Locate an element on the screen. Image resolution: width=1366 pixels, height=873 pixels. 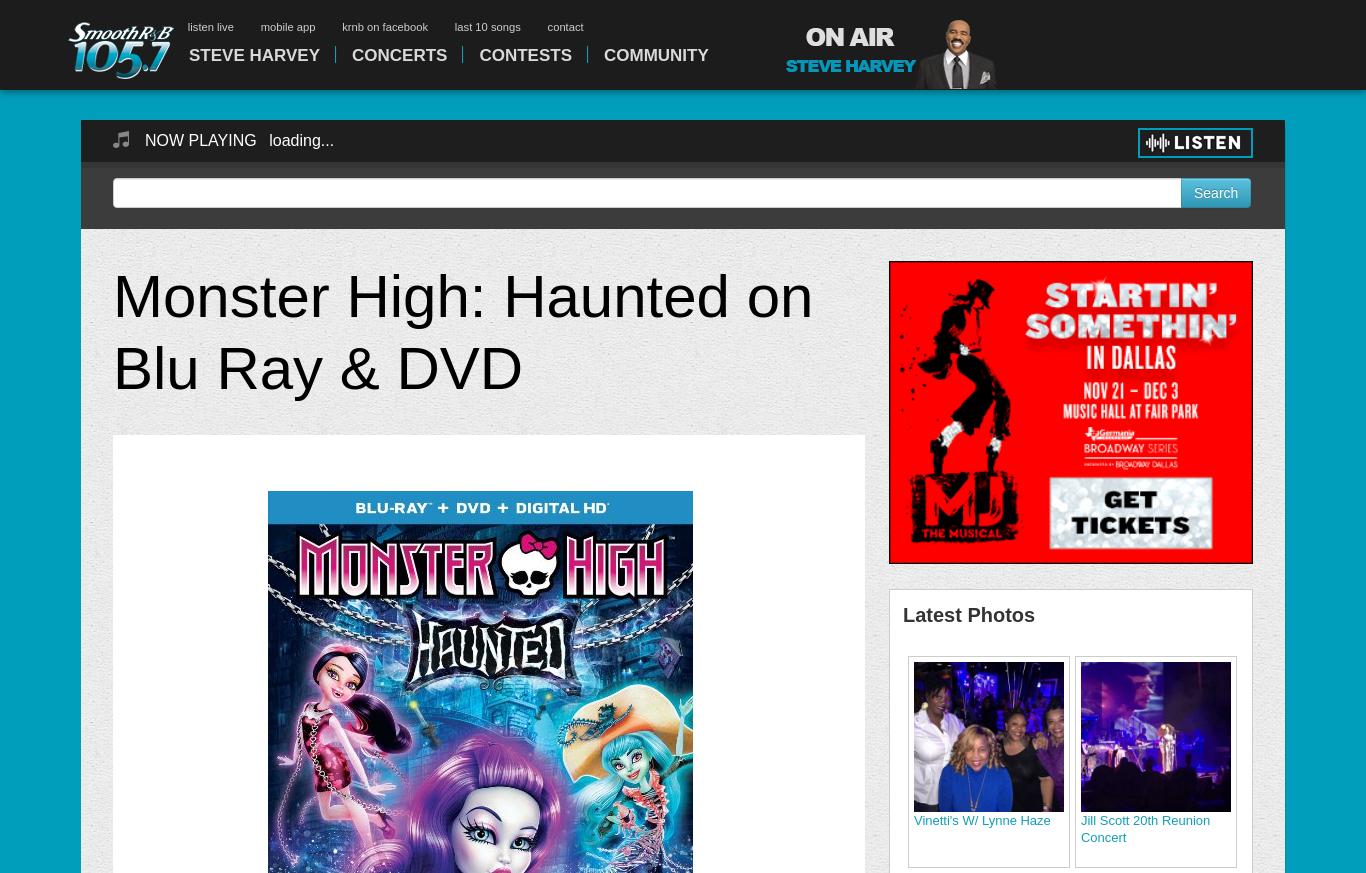
'Concerts' is located at coordinates (351, 54).